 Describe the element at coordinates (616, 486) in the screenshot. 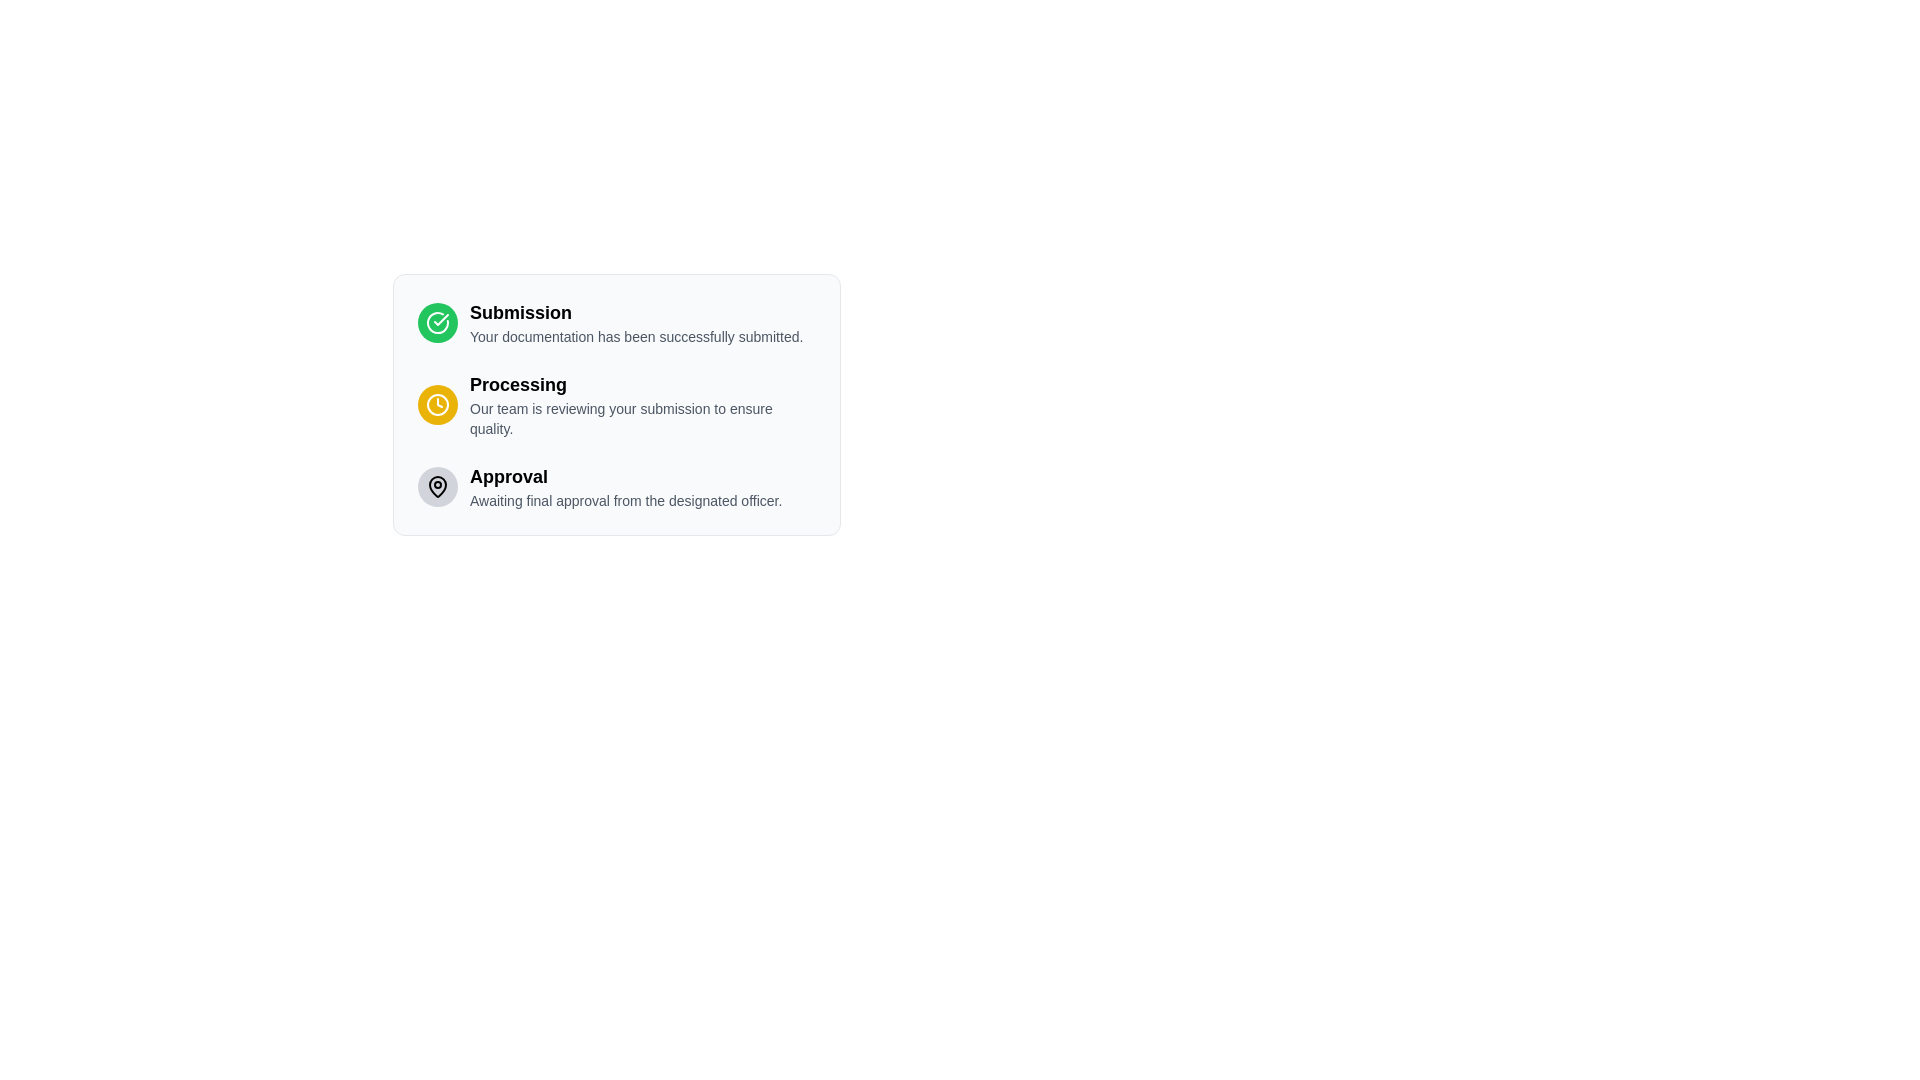

I see `the text-based status indicator displaying 'Approval' and 'Awaiting final approval from the designated officer.'` at that location.